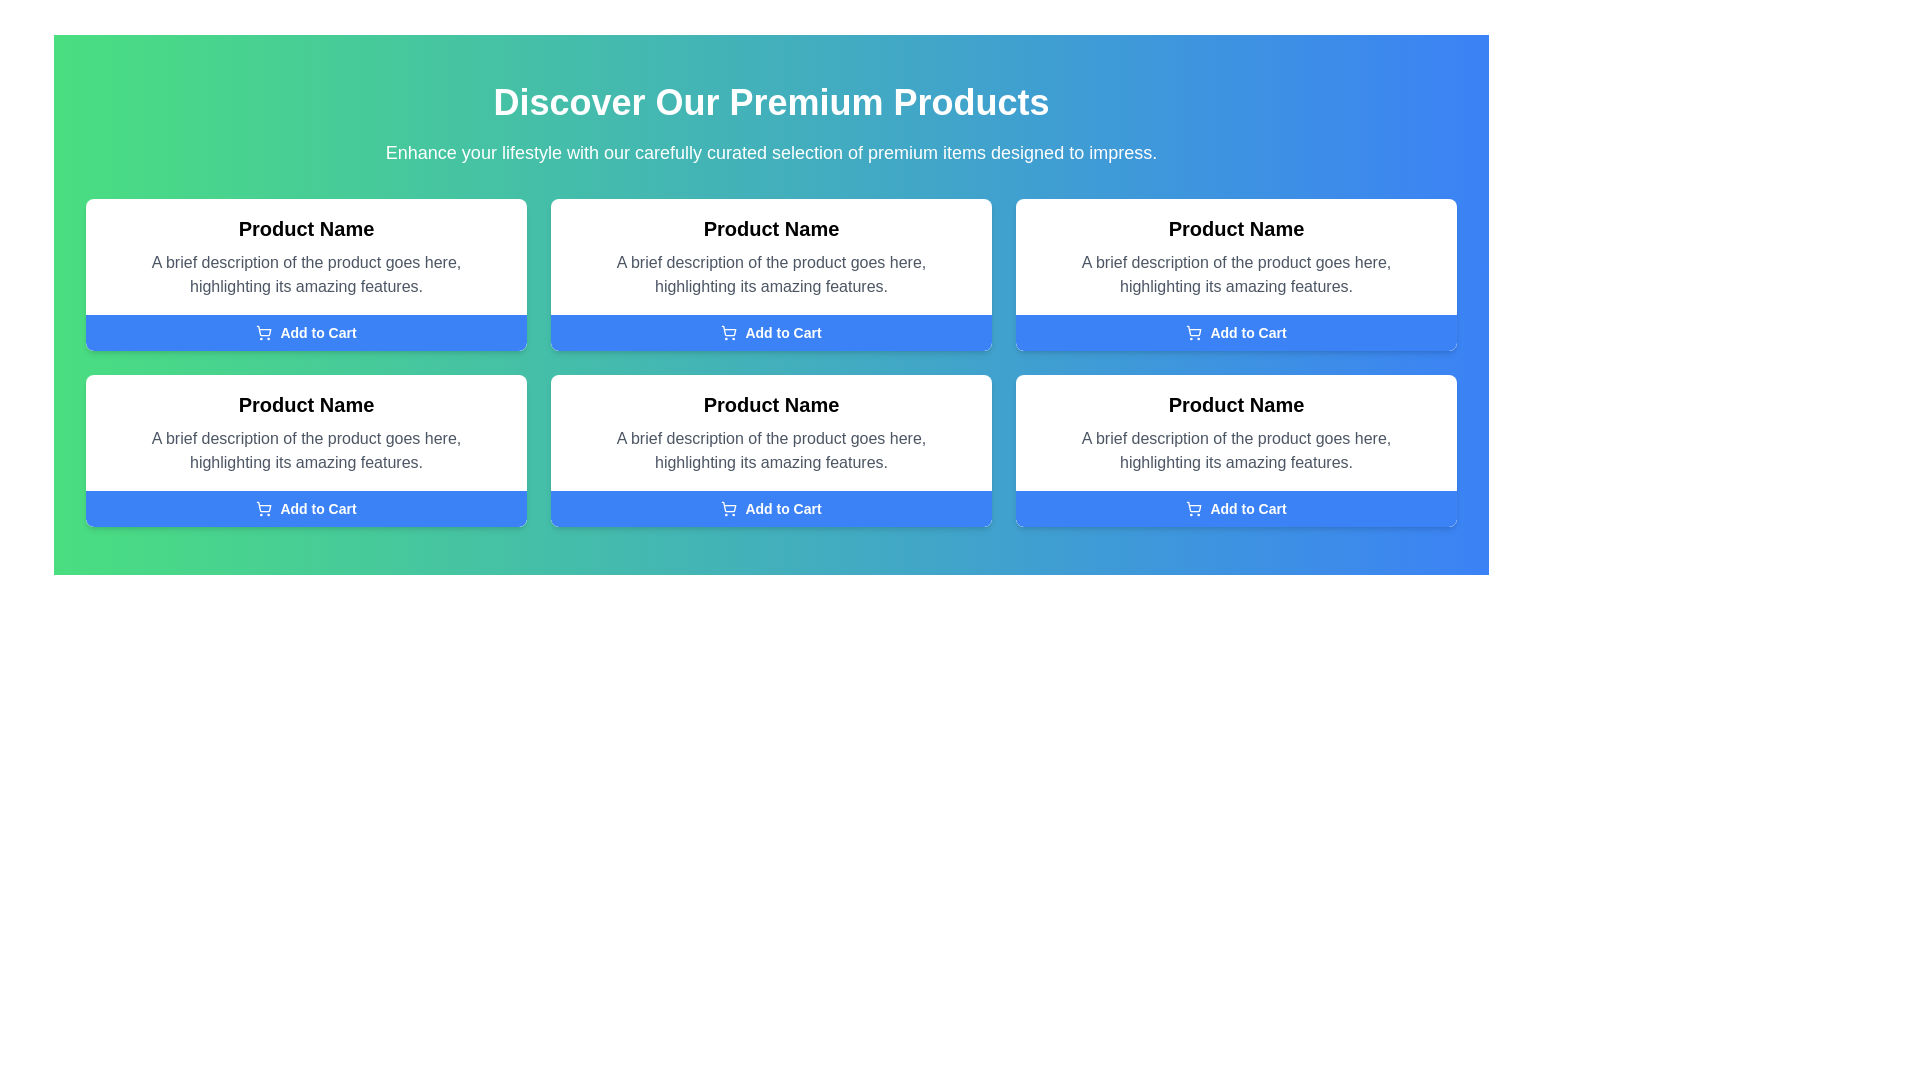 The image size is (1920, 1080). Describe the element at coordinates (770, 331) in the screenshot. I see `the button located at the bottom of the product card, which allows users to add the corresponding product to their shopping cart` at that location.